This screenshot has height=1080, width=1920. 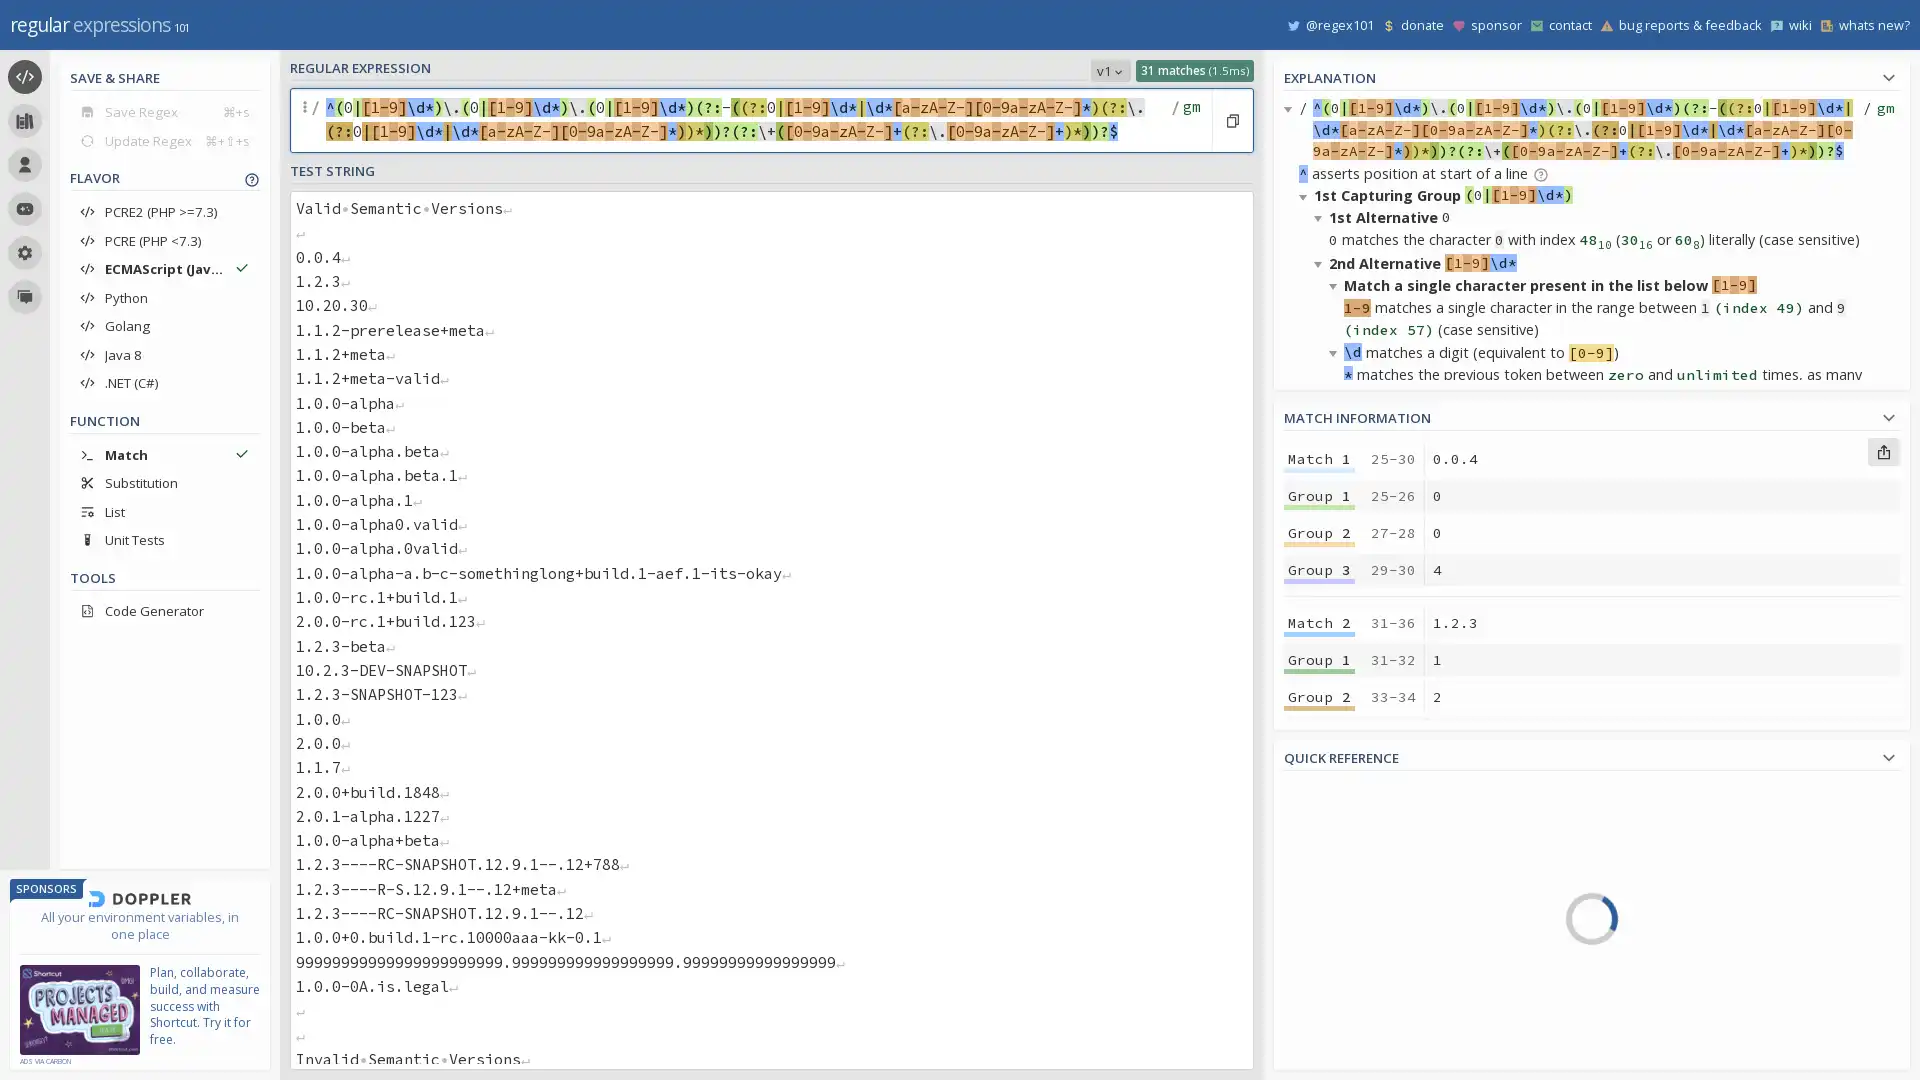 I want to click on Change delimiter, so click(x=306, y=120).